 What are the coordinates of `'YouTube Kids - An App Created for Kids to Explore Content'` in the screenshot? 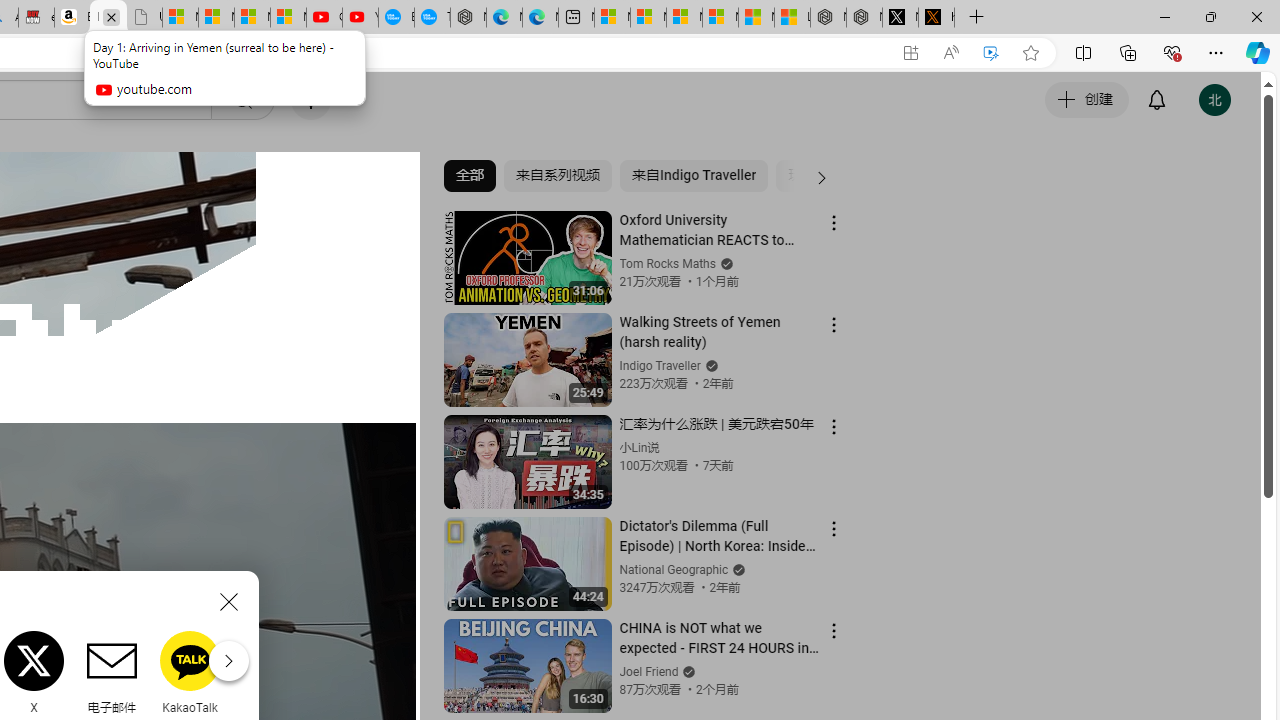 It's located at (360, 17).